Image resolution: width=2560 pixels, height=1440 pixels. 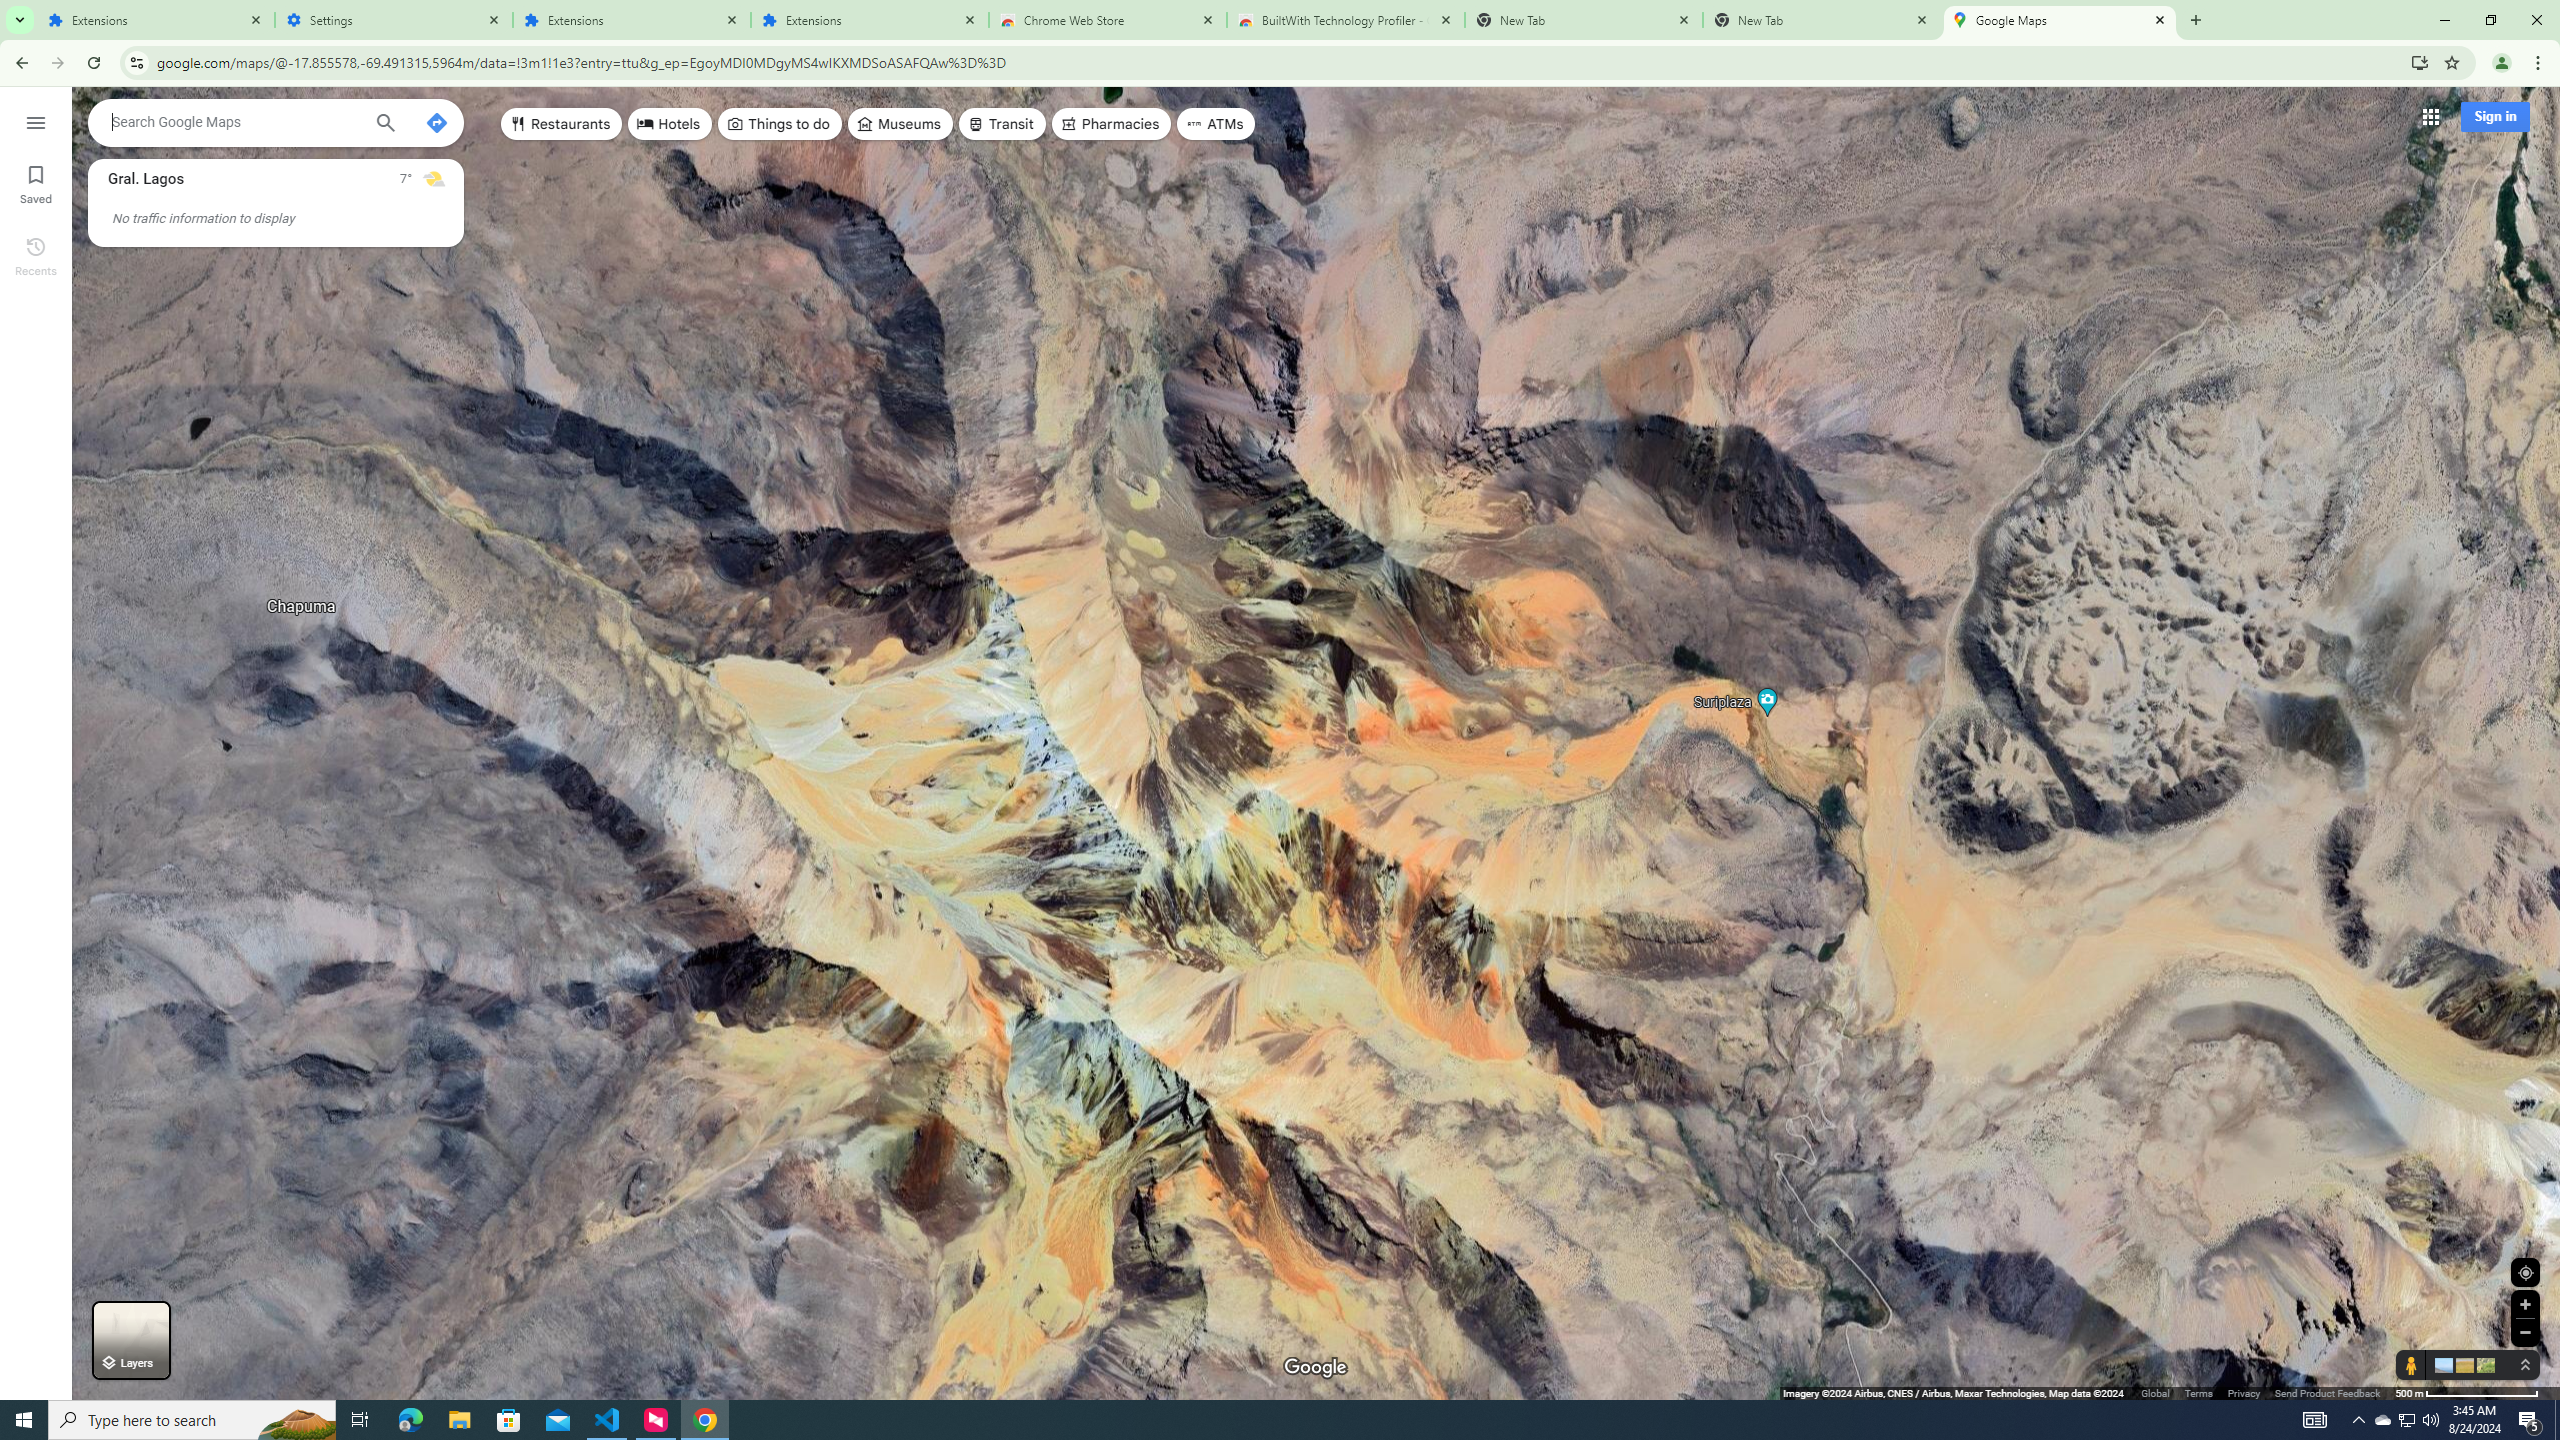 I want to click on 'Show Your Location', so click(x=2524, y=1271).